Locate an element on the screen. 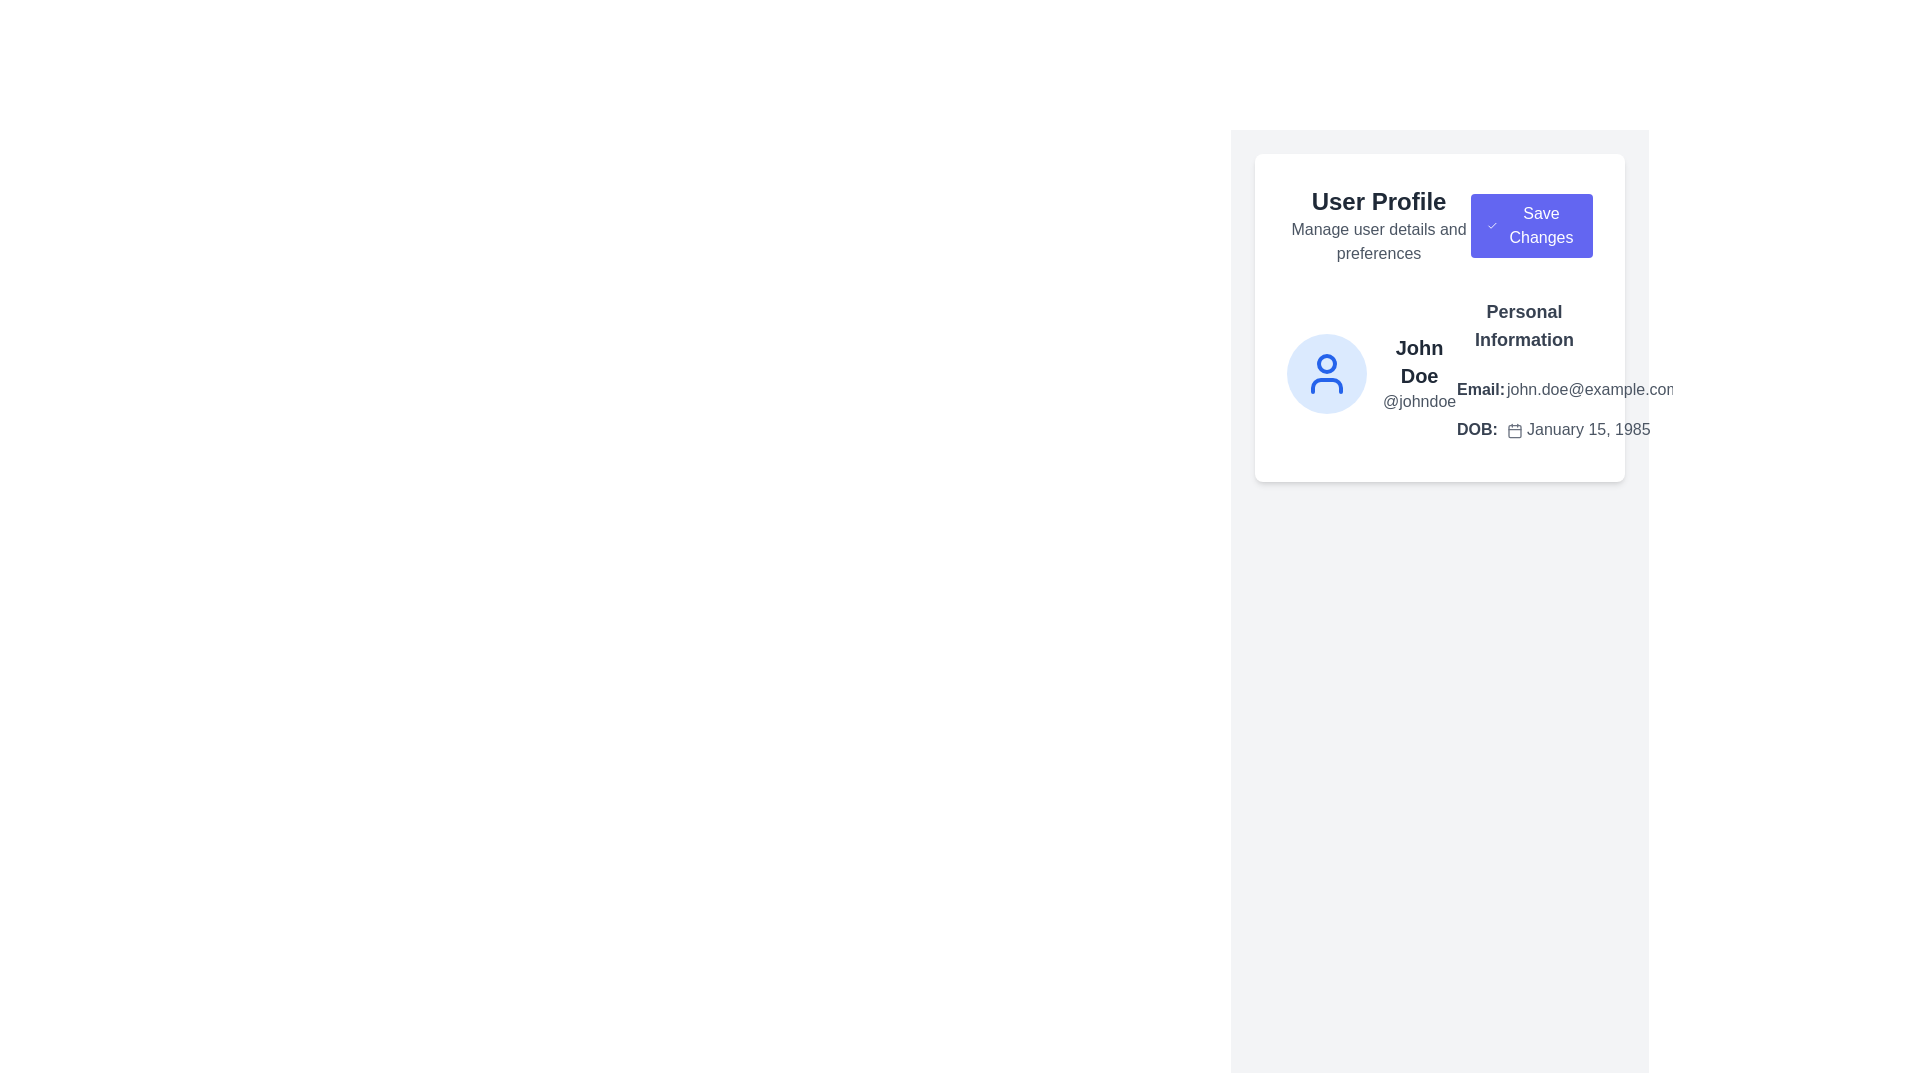 Image resolution: width=1920 pixels, height=1080 pixels. the date text 'January 15, 1985' with a gray font and a small gray calendar icon that is located in the bottom right of the card labeled 'Personal Information' is located at coordinates (1592, 428).